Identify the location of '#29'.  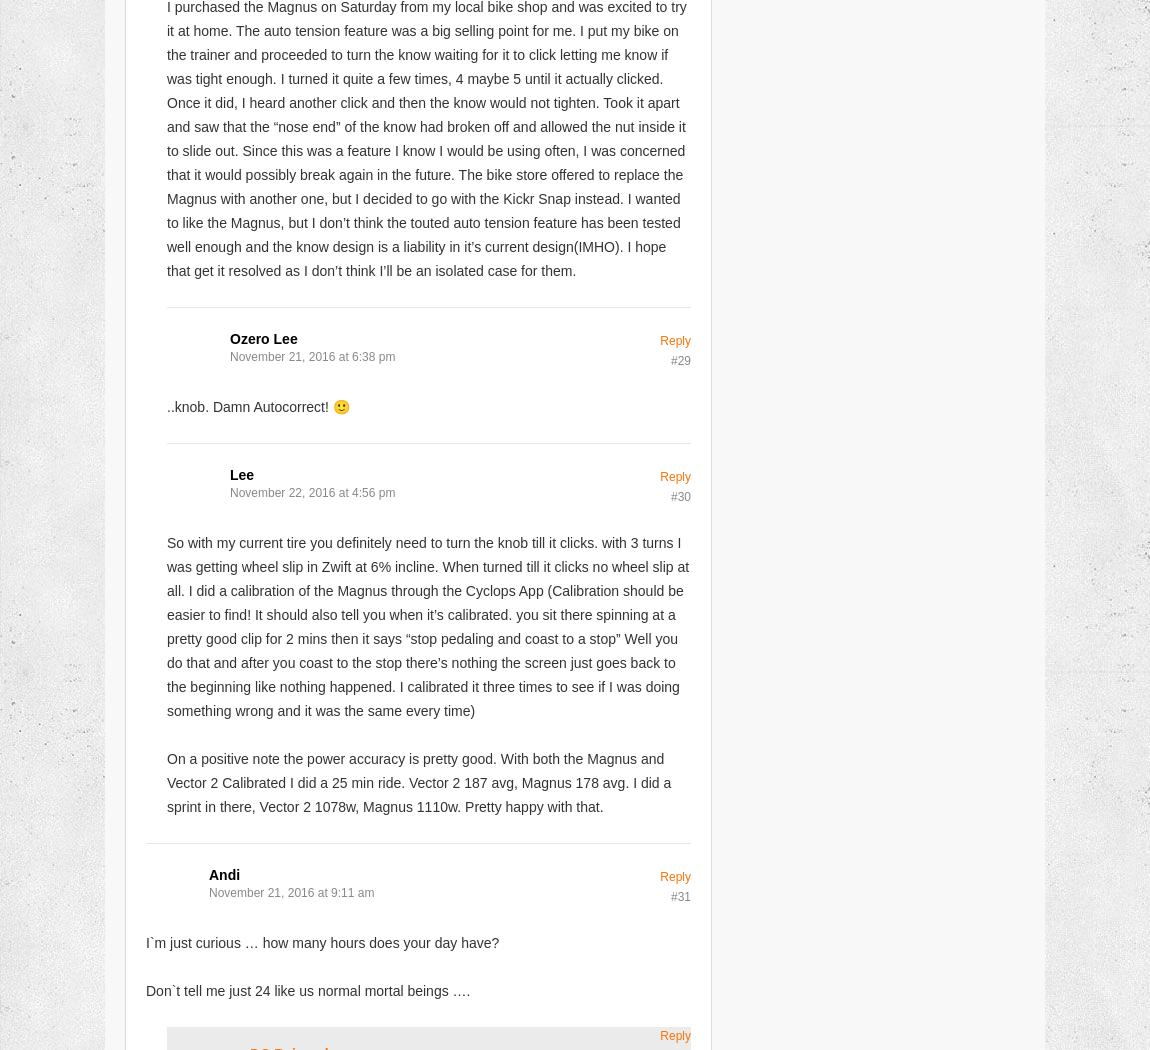
(679, 359).